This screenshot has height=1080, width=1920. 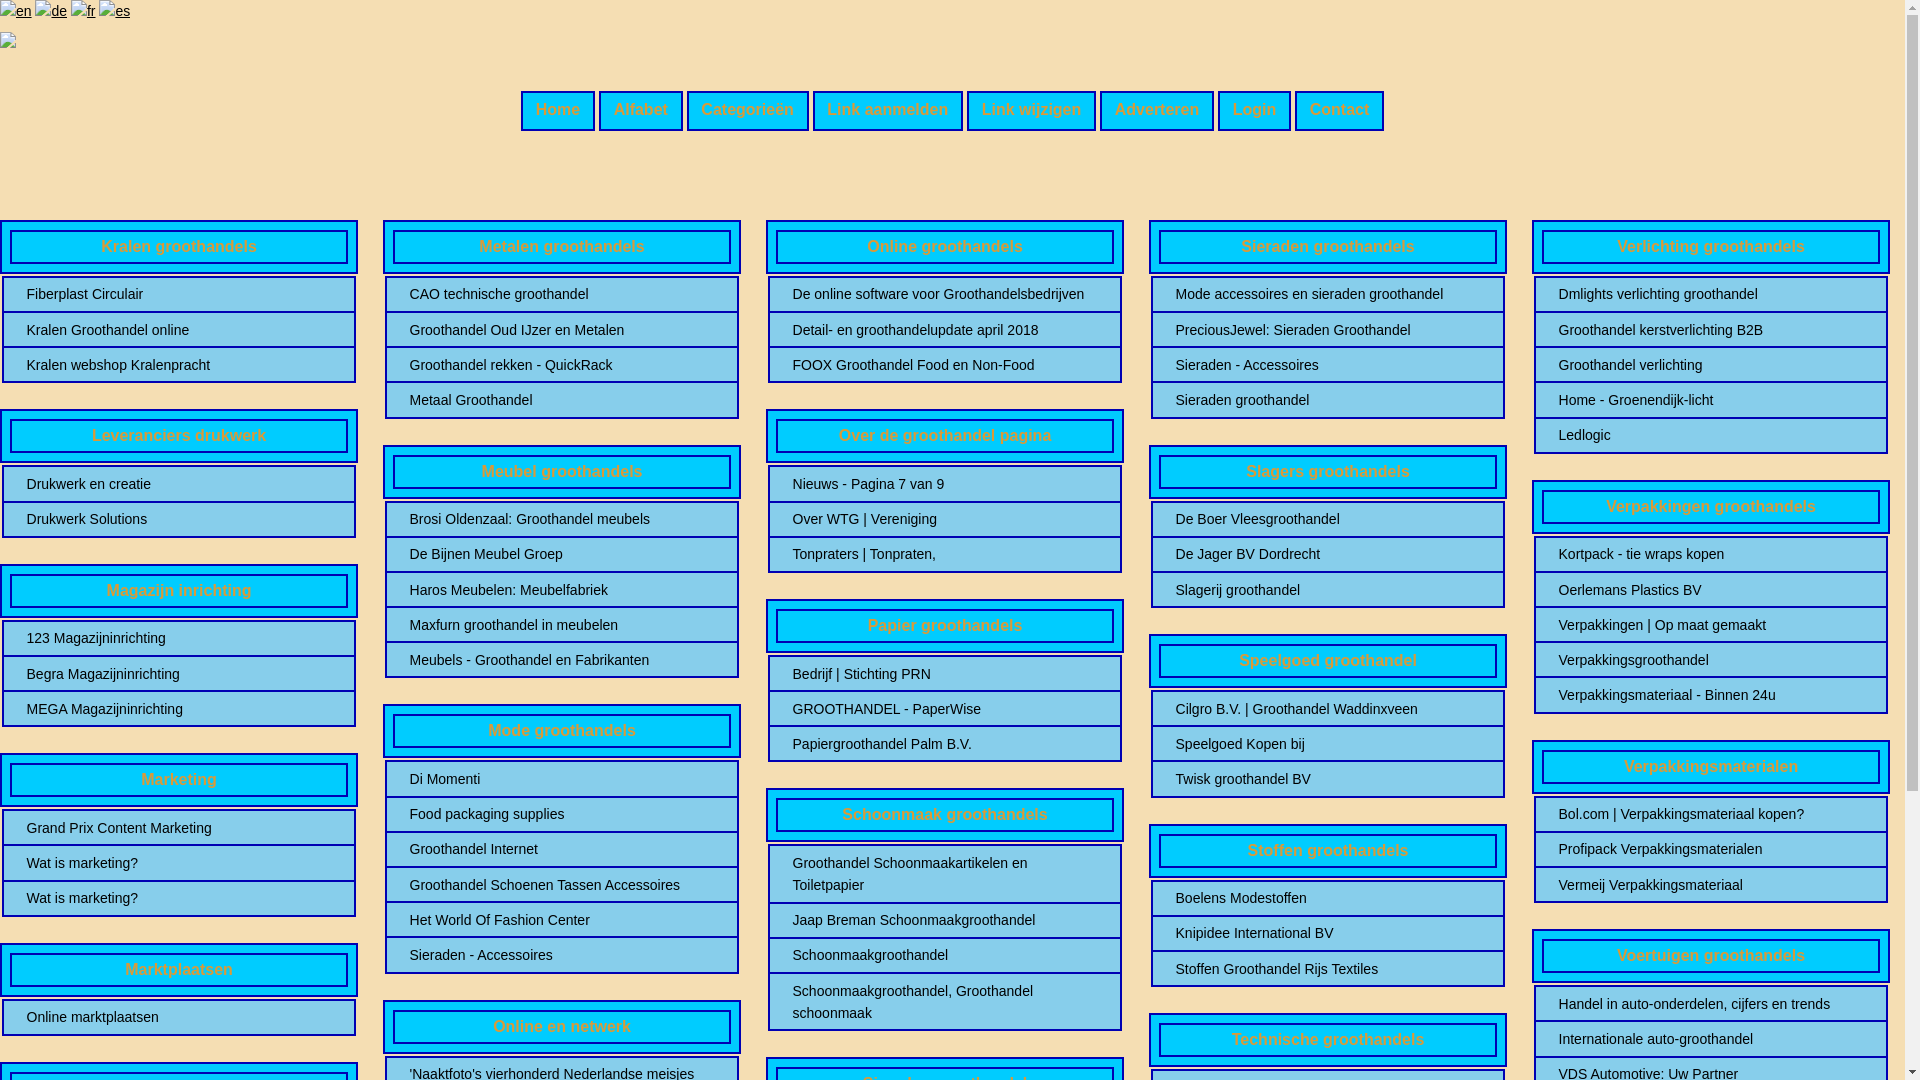 What do you see at coordinates (1710, 848) in the screenshot?
I see `'Profipack Verpakkingsmaterialen'` at bounding box center [1710, 848].